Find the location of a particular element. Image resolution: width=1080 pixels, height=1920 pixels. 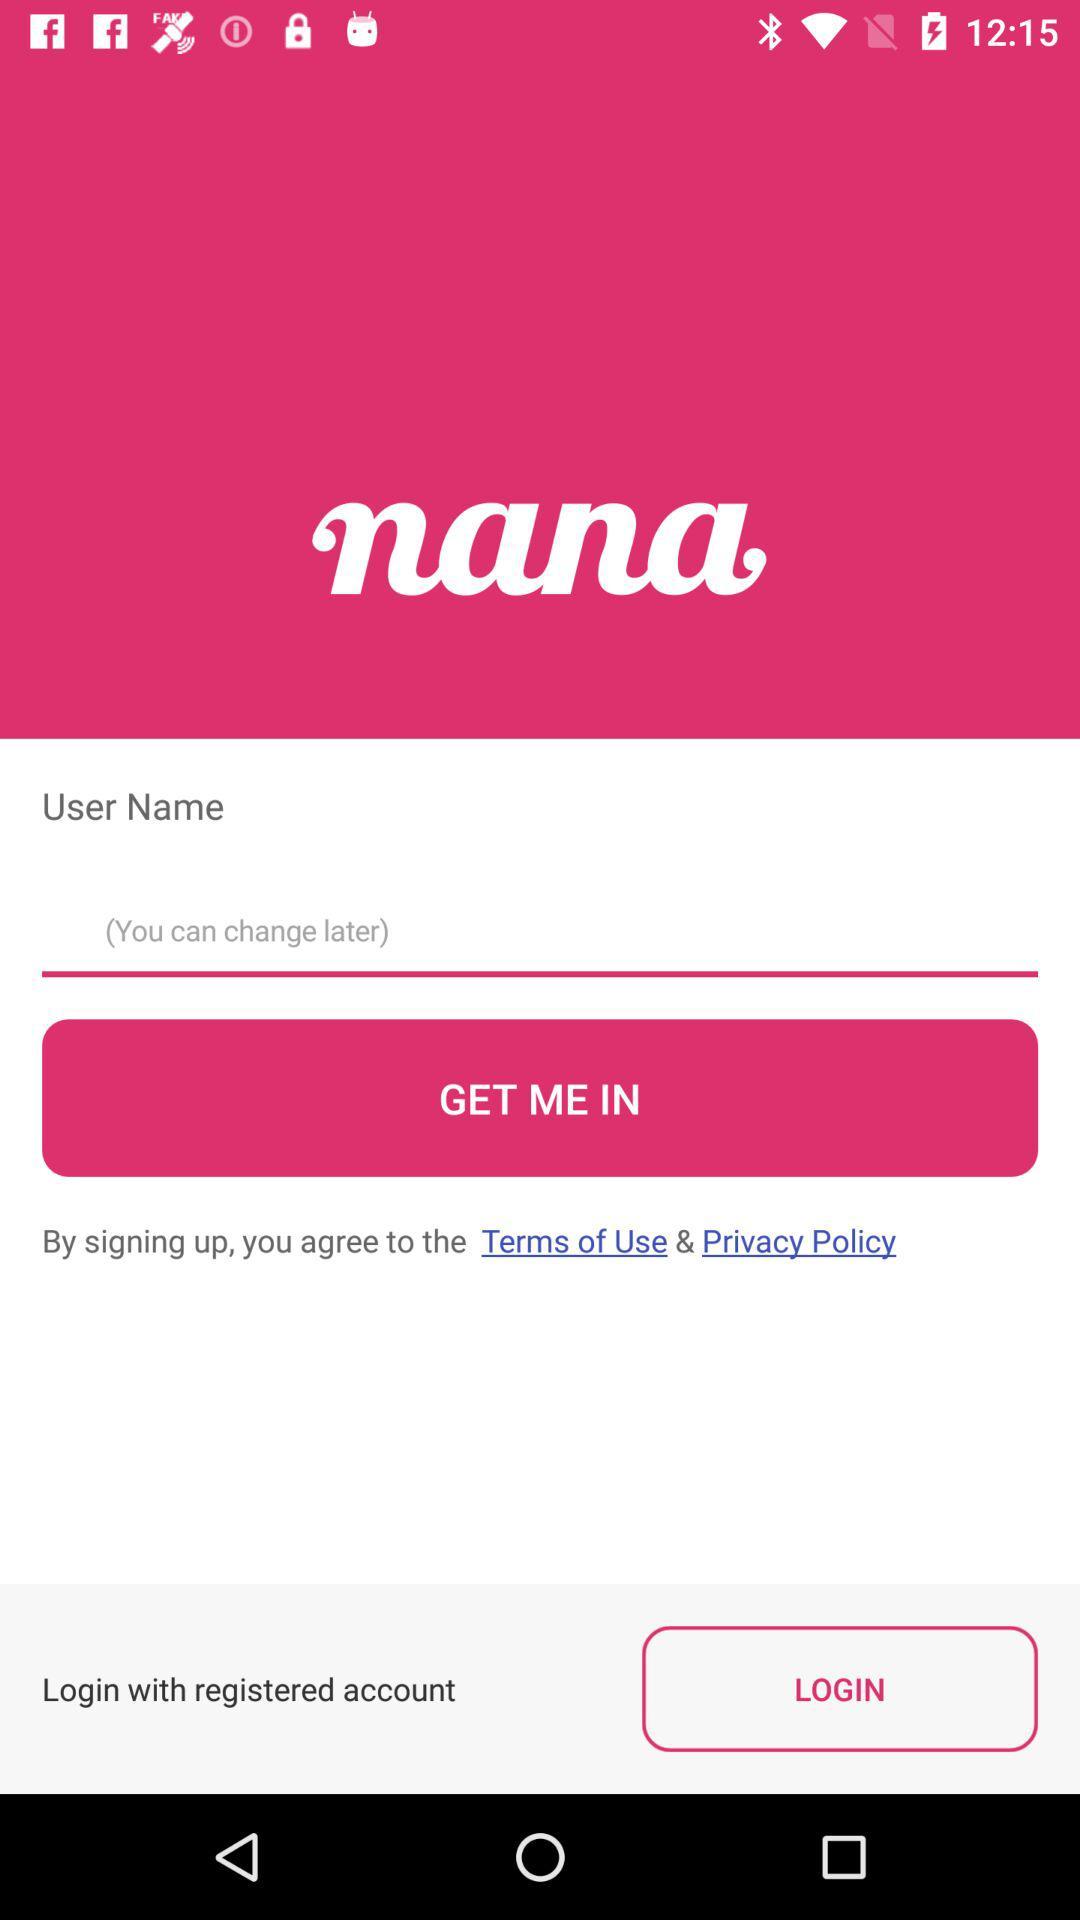

username text field is located at coordinates (540, 923).